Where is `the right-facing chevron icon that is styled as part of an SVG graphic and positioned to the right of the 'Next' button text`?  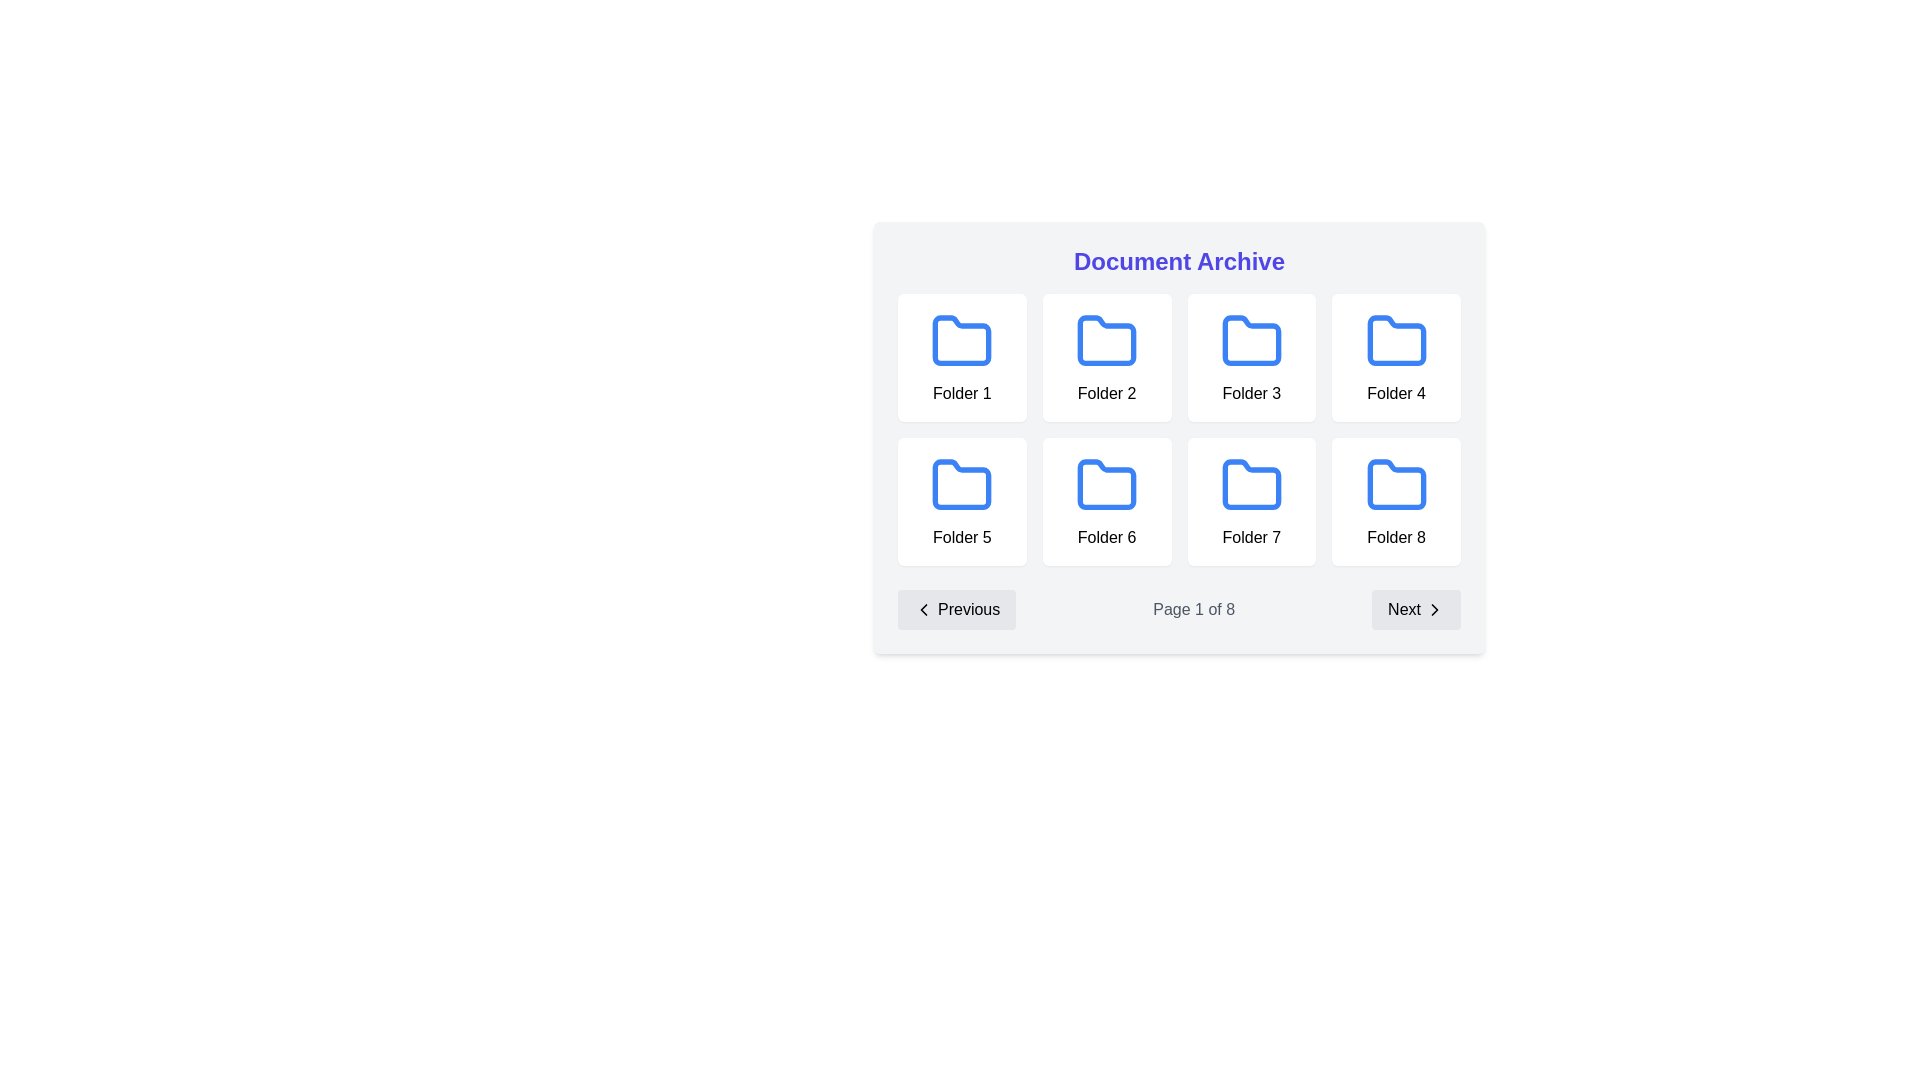 the right-facing chevron icon that is styled as part of an SVG graphic and positioned to the right of the 'Next' button text is located at coordinates (1434, 608).